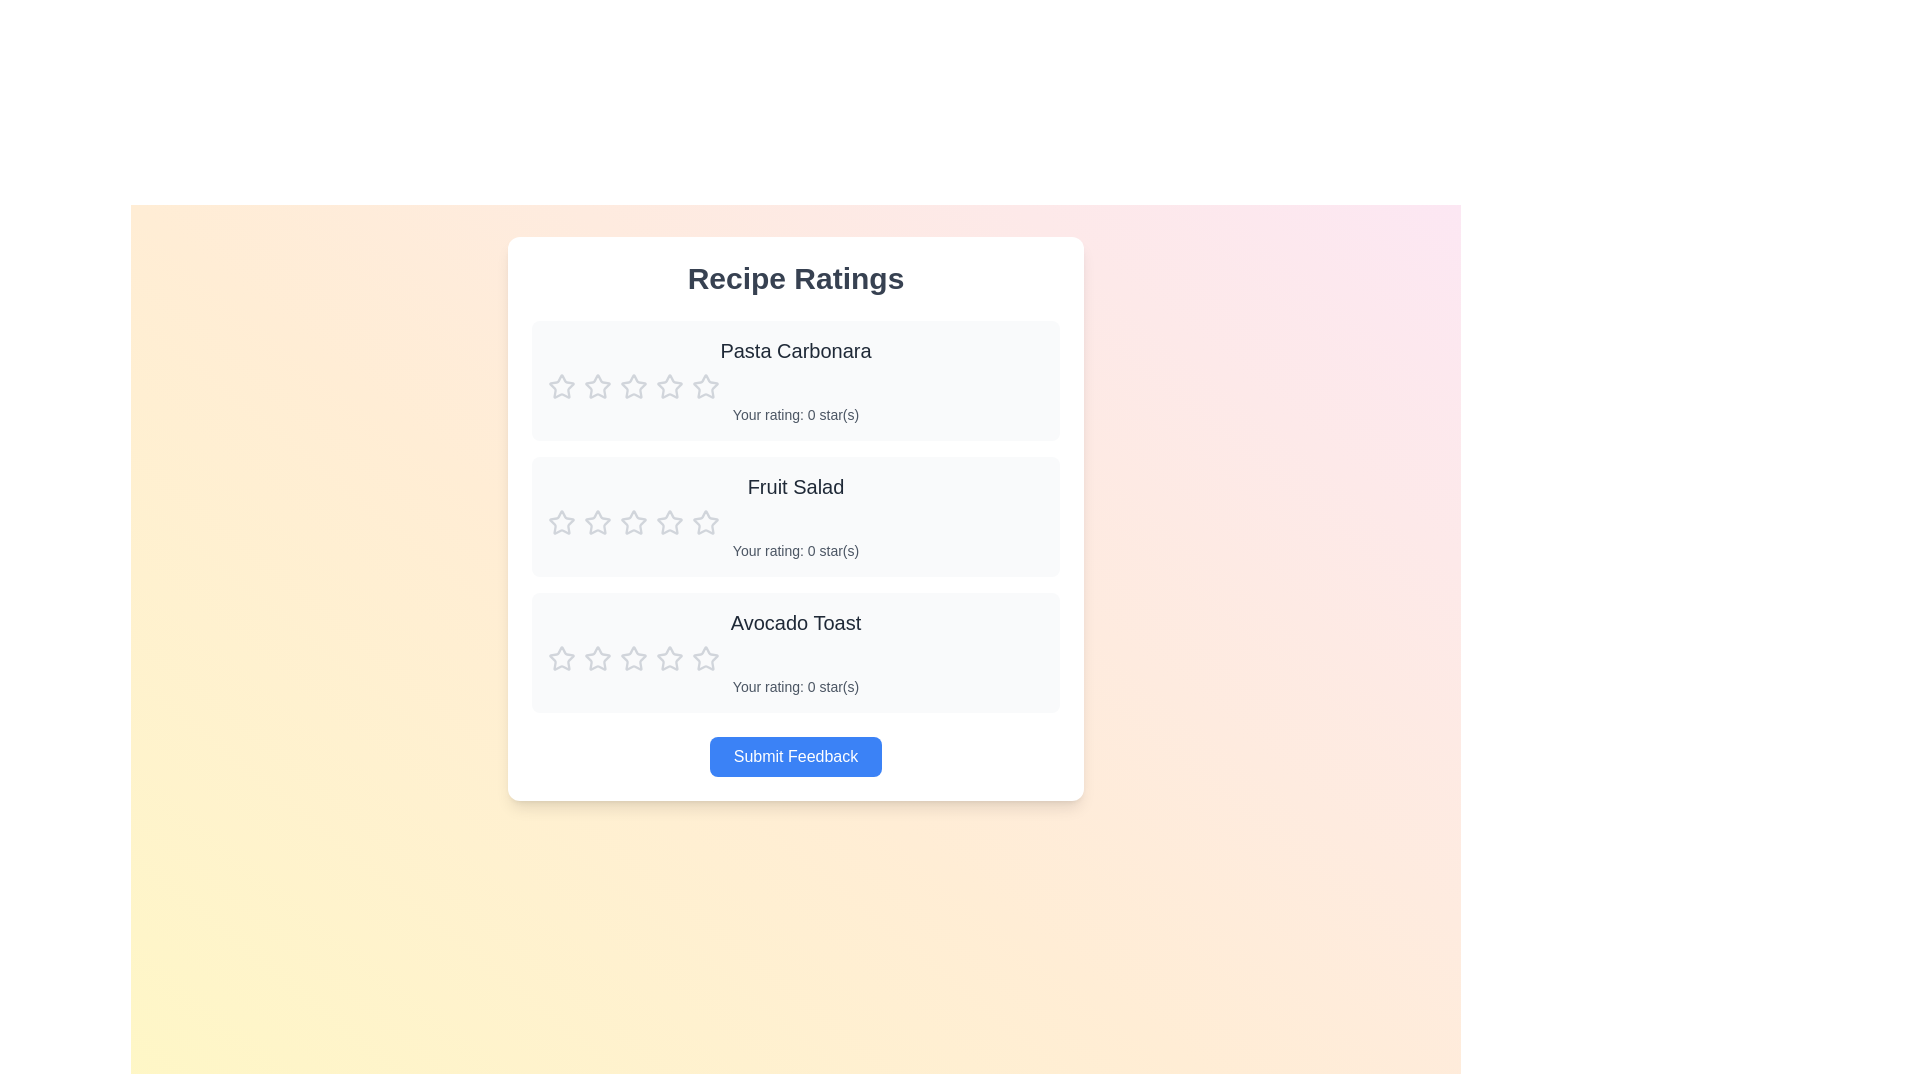 Image resolution: width=1920 pixels, height=1080 pixels. Describe the element at coordinates (705, 658) in the screenshot. I see `the first star from the left in the rating section of the 'Avocado Toast' row to navigate` at that location.